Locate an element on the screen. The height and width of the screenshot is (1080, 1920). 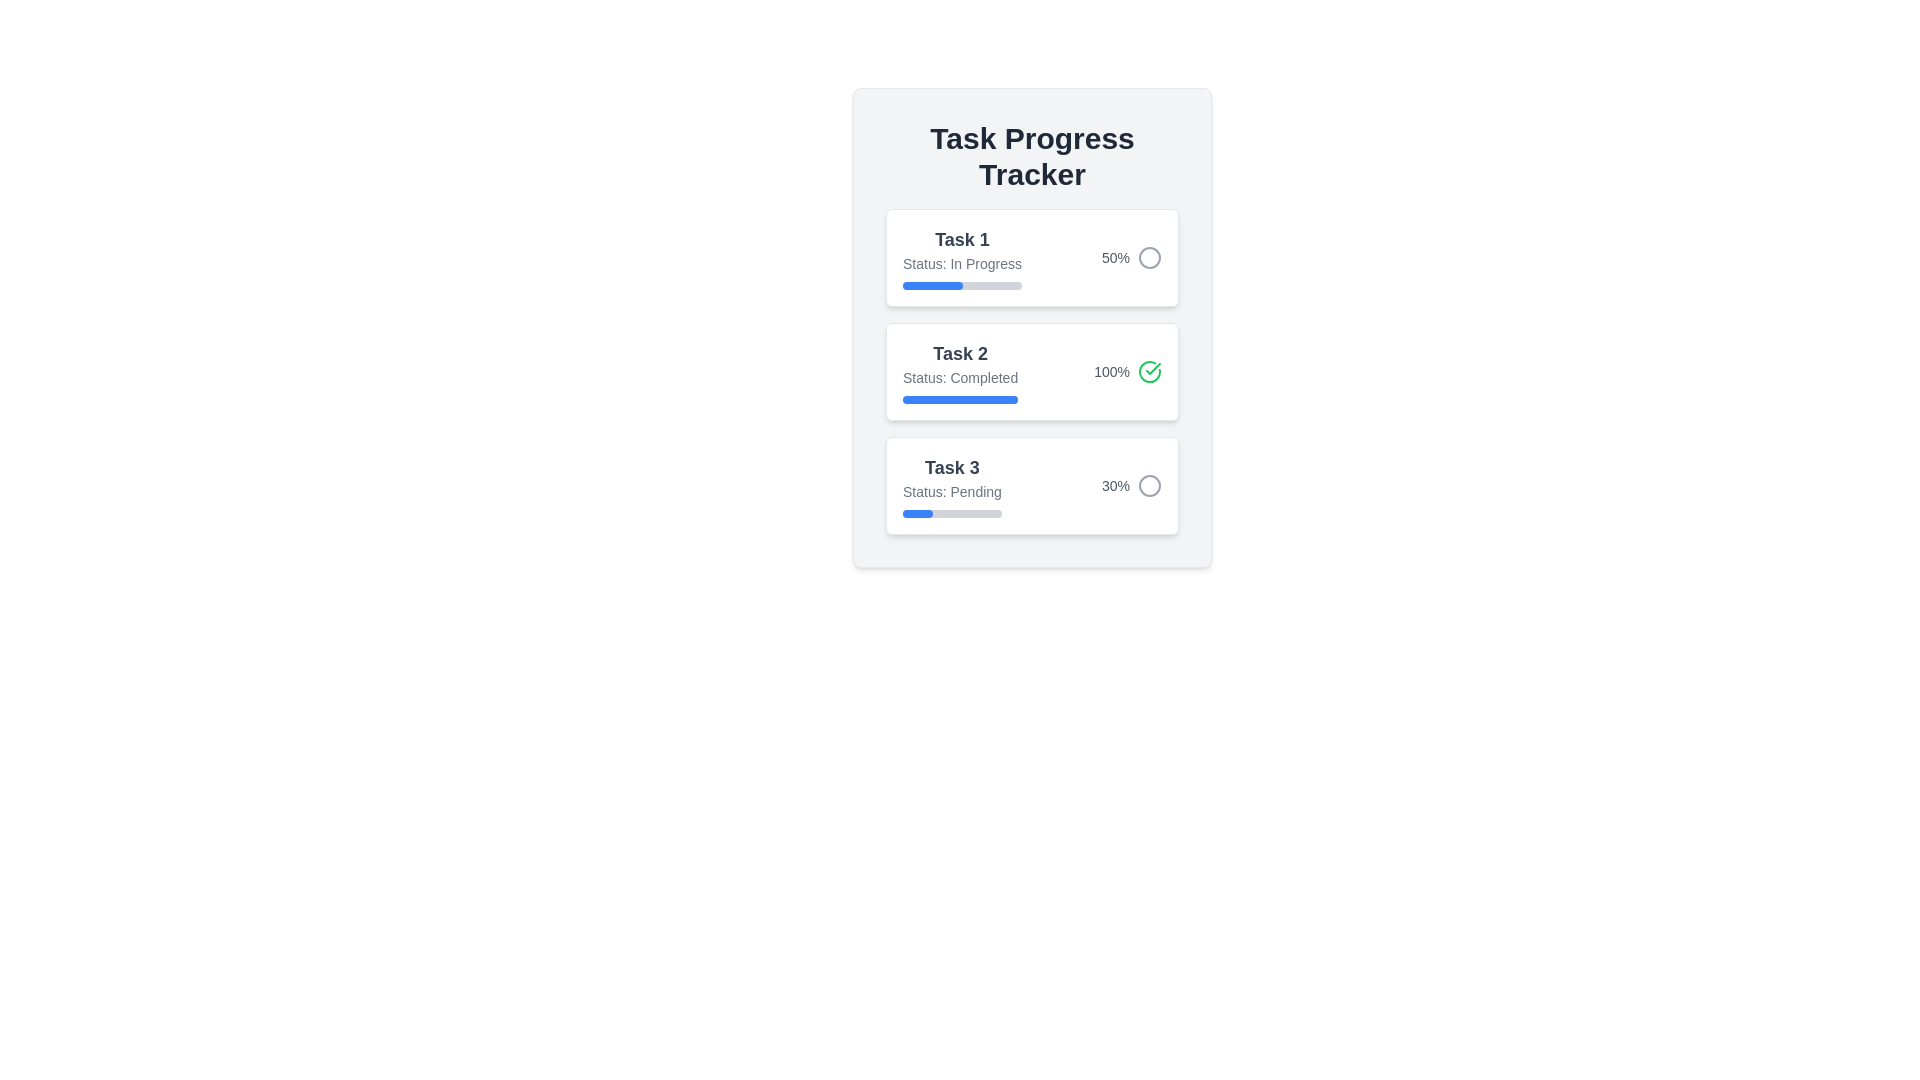
the text label displaying 'Status: In Progress', which is styled with a small gray font and located below the 'Task 1' title and above a blue progress bar is located at coordinates (962, 262).